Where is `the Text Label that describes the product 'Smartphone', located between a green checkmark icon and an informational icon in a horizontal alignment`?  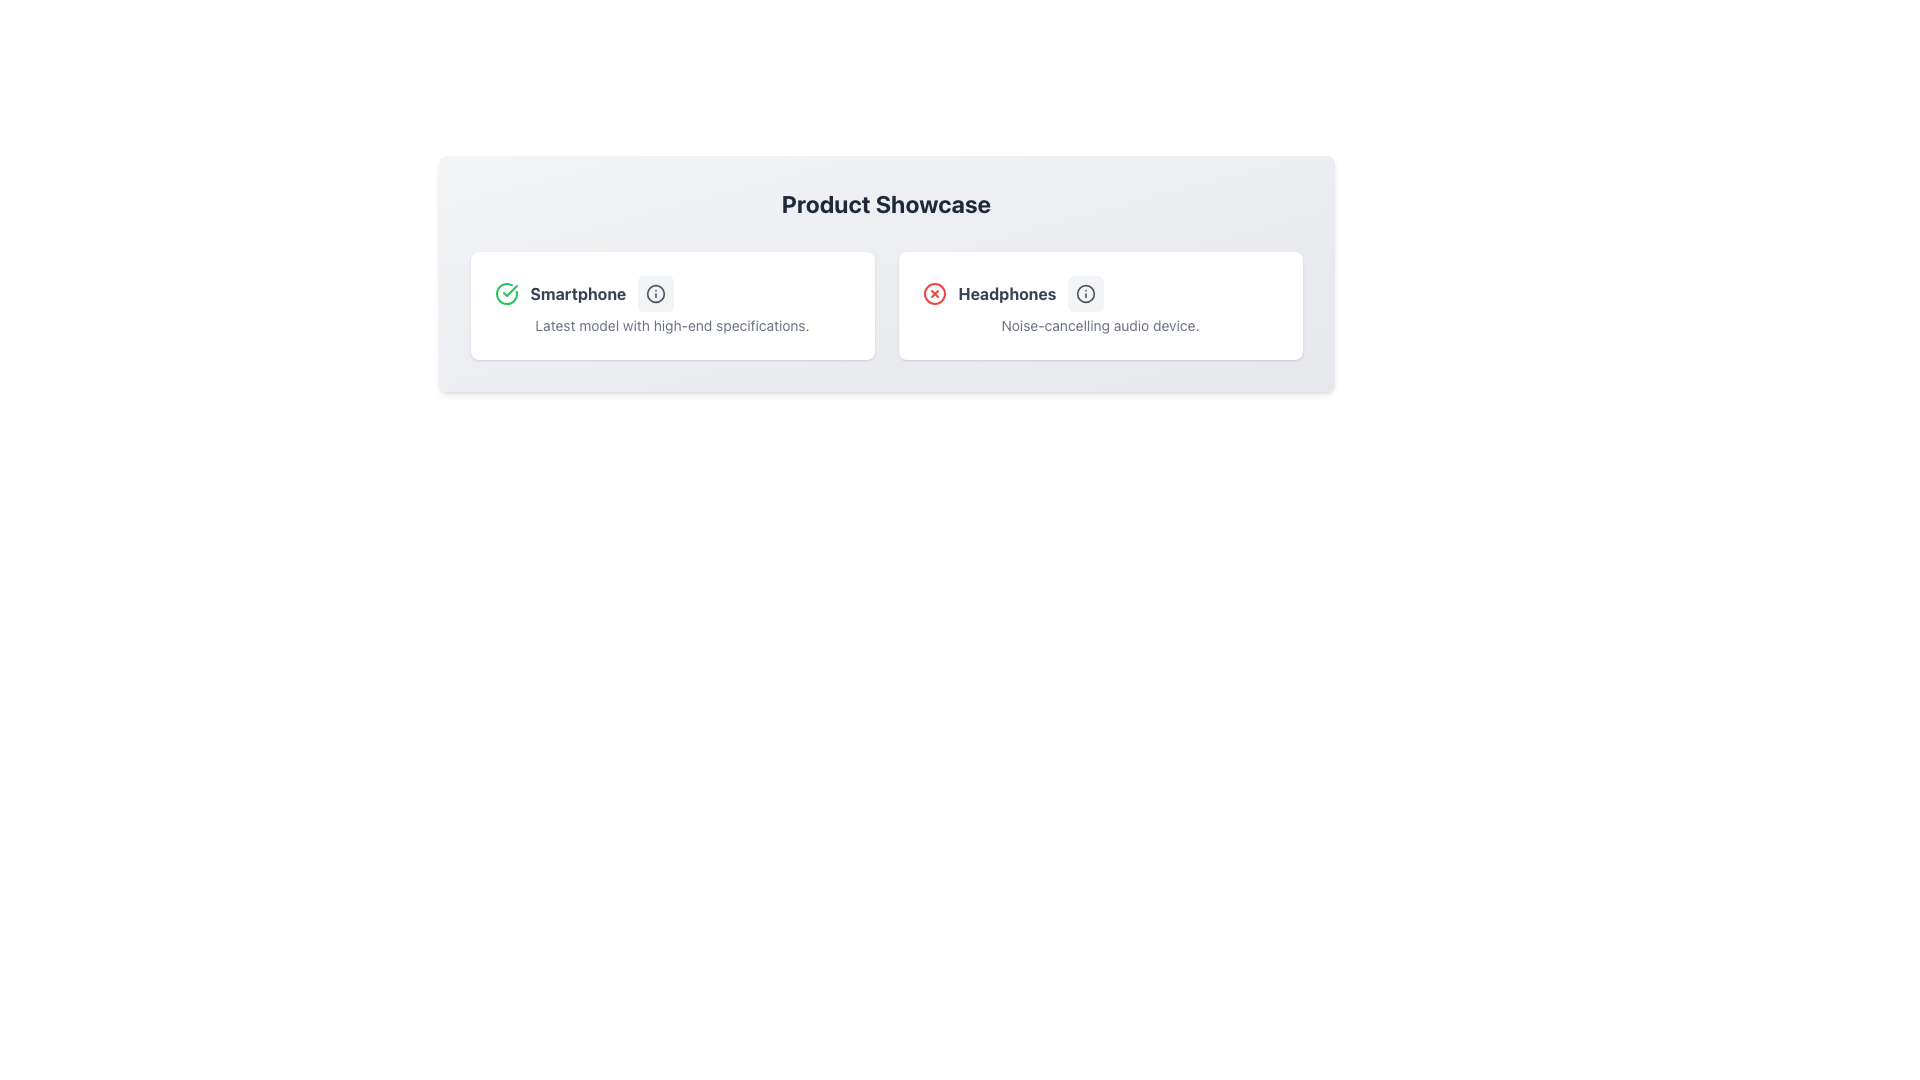
the Text Label that describes the product 'Smartphone', located between a green checkmark icon and an informational icon in a horizontal alignment is located at coordinates (577, 293).